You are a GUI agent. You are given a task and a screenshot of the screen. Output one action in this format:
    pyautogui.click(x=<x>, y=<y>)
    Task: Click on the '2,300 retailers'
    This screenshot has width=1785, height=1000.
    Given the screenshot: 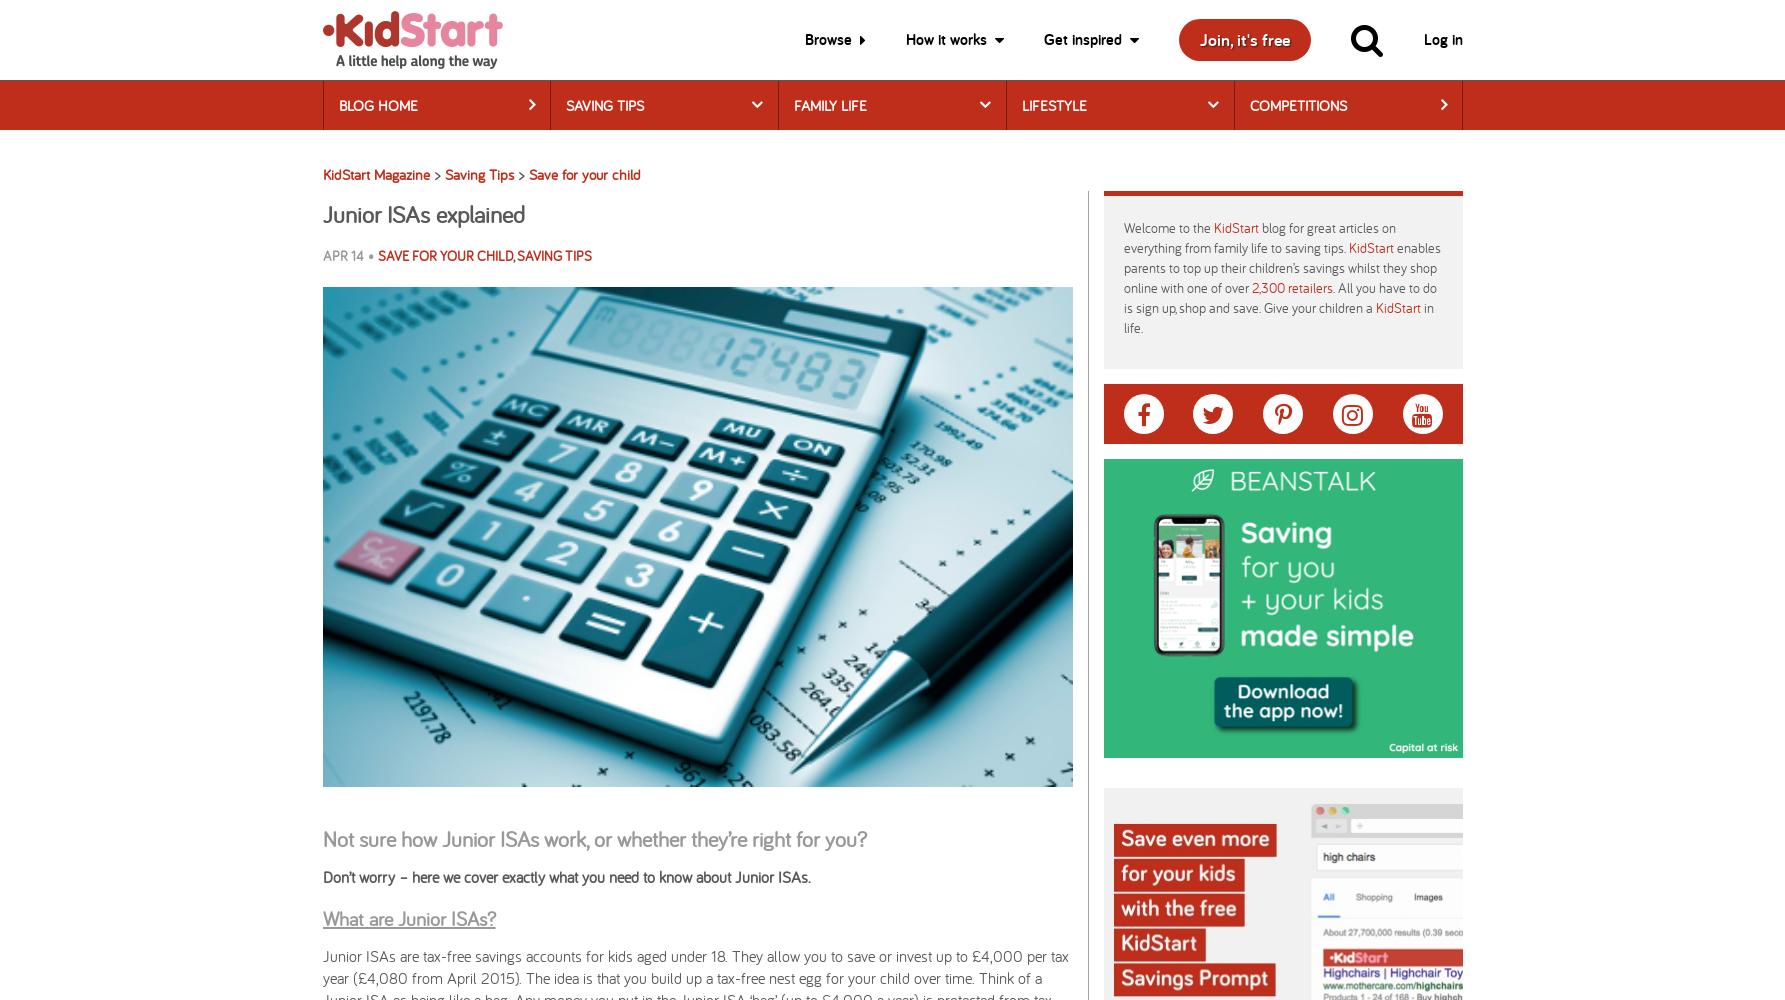 What is the action you would take?
    pyautogui.click(x=1291, y=287)
    